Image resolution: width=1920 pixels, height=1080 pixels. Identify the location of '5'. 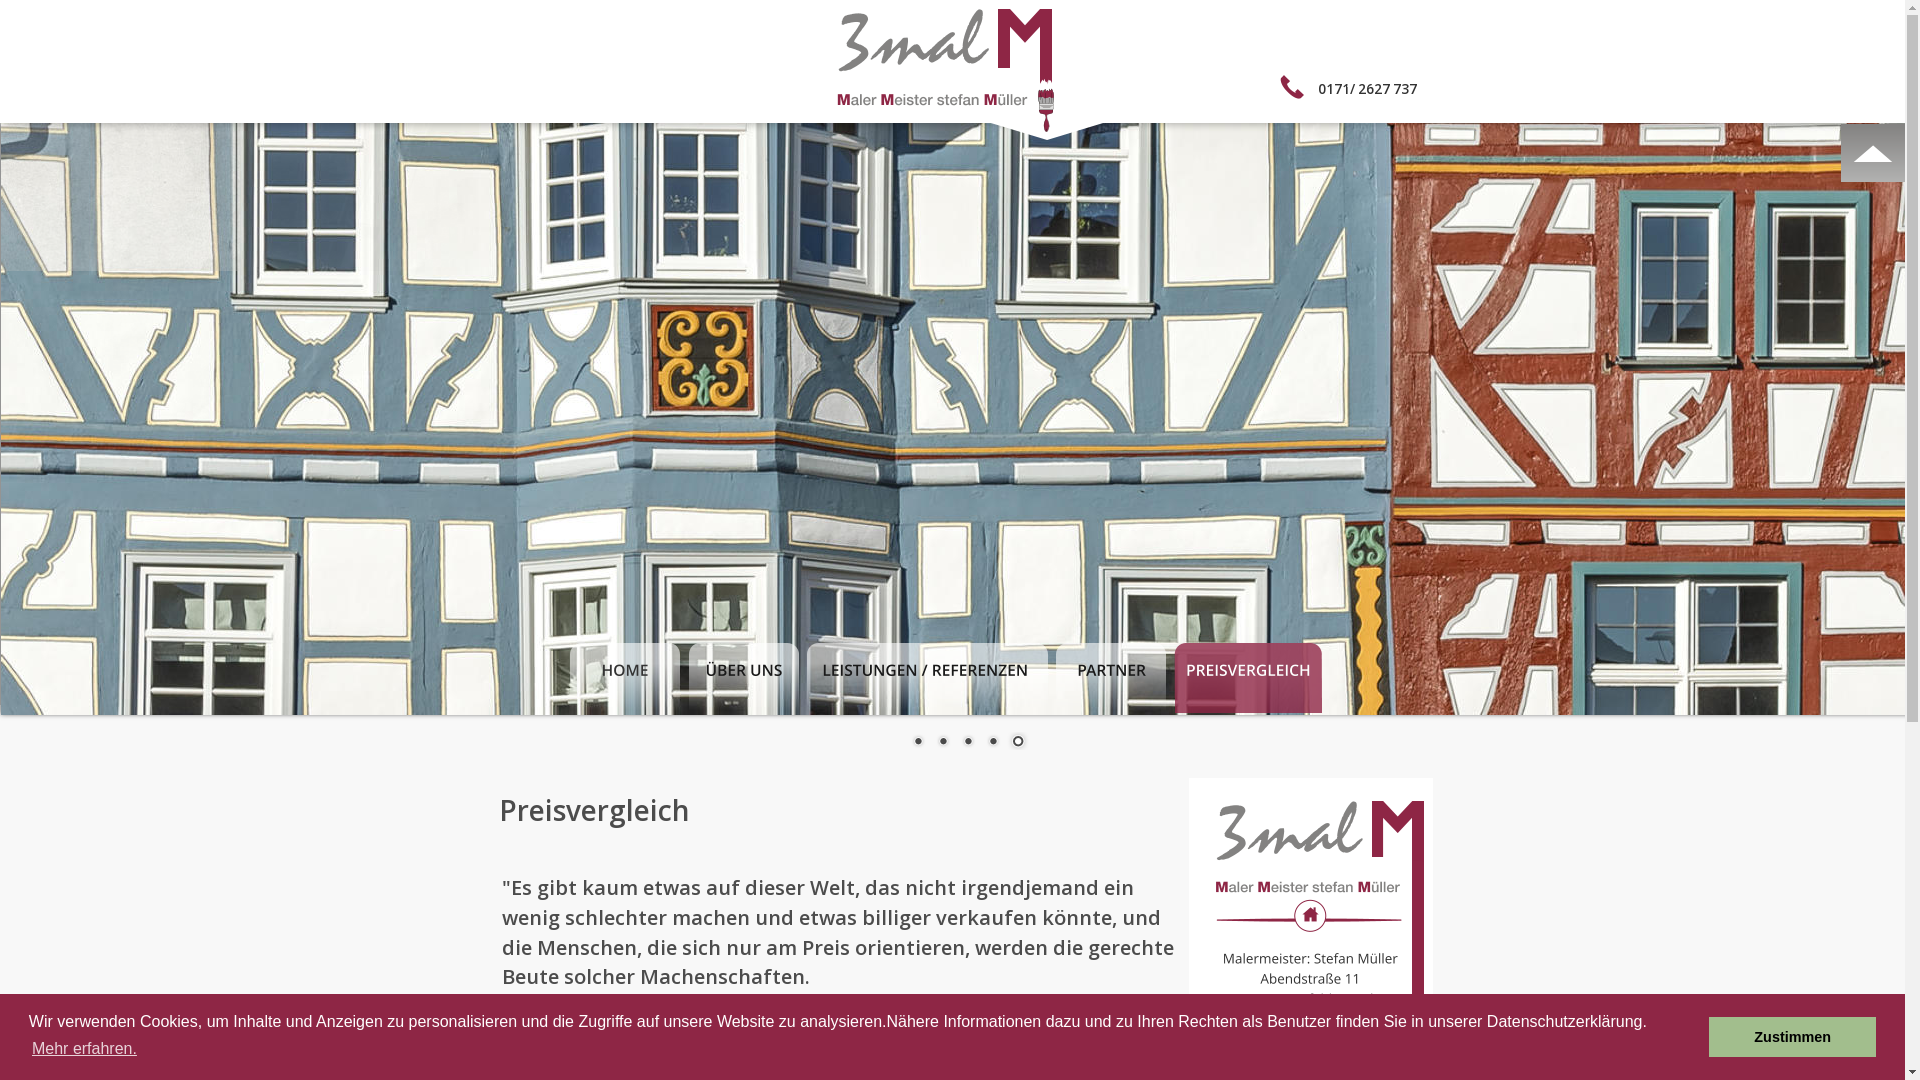
(1017, 743).